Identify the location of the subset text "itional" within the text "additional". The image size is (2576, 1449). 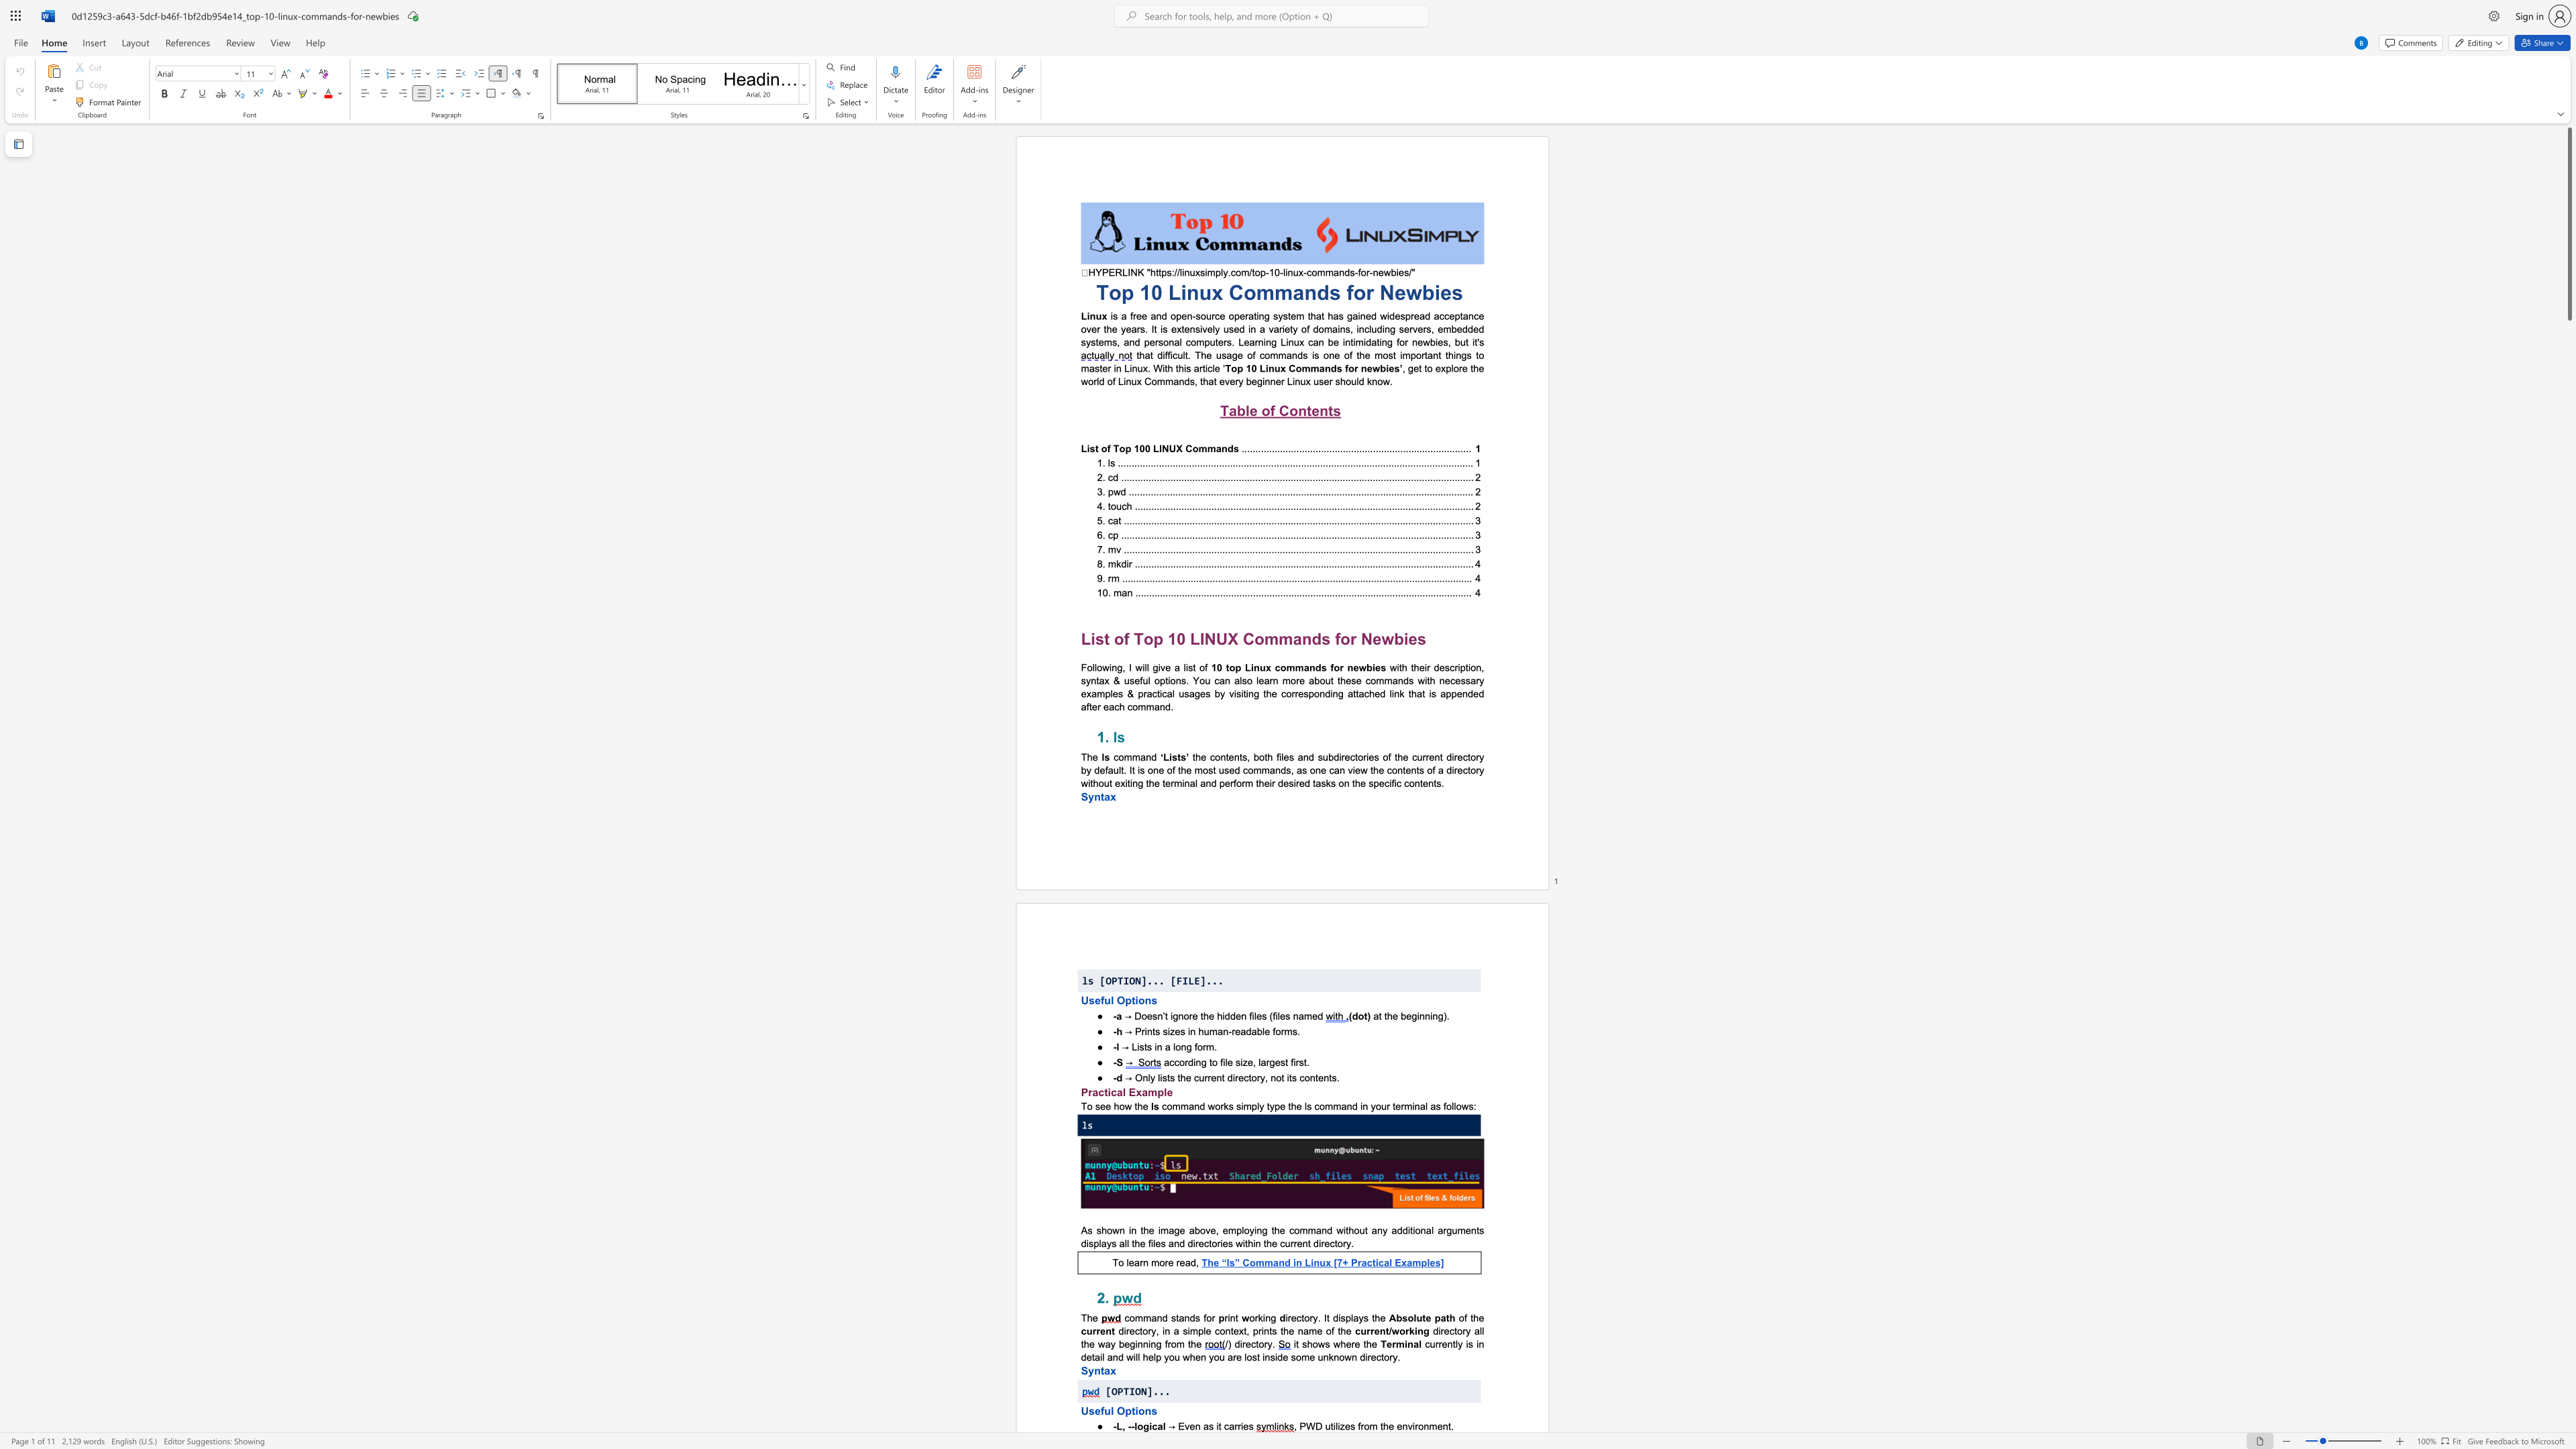
(1407, 1230).